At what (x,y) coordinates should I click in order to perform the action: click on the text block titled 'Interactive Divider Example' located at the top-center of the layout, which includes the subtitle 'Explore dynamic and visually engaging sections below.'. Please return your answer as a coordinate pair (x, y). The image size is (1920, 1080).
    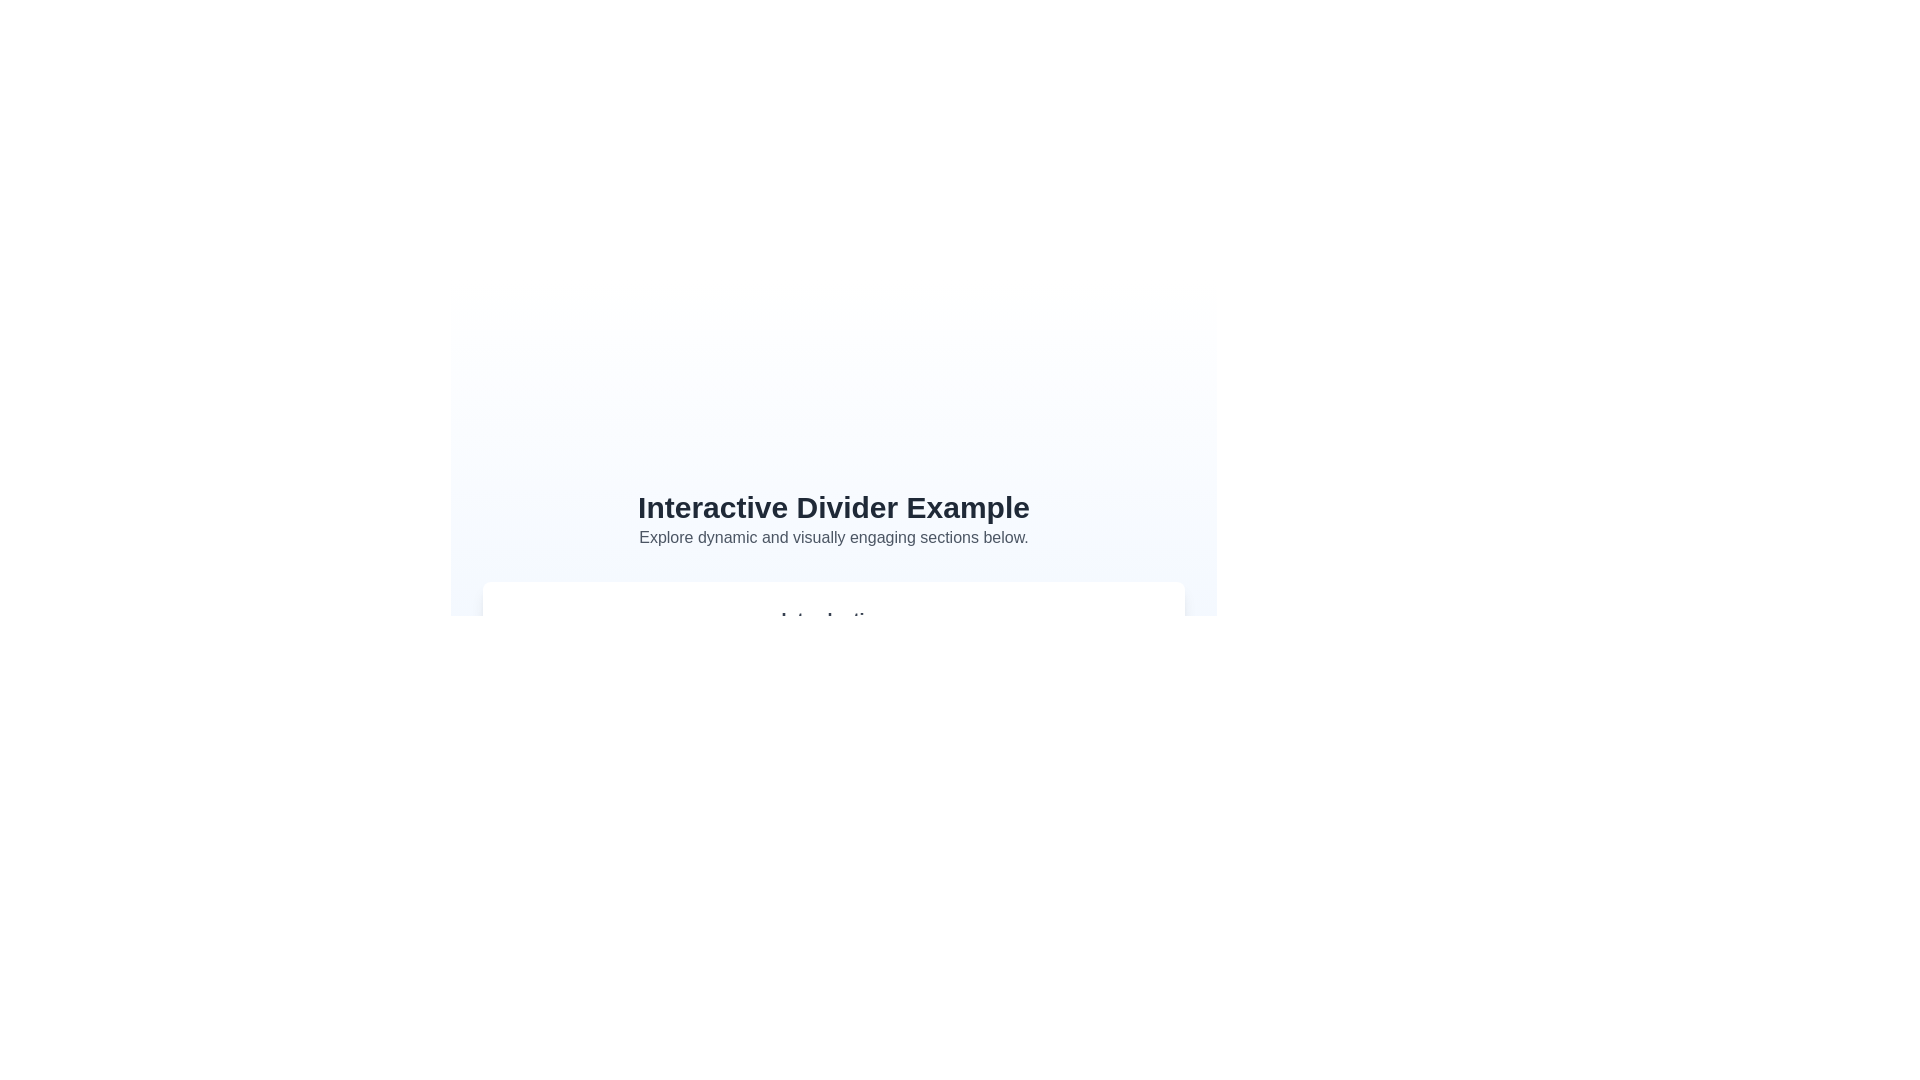
    Looking at the image, I should click on (834, 518).